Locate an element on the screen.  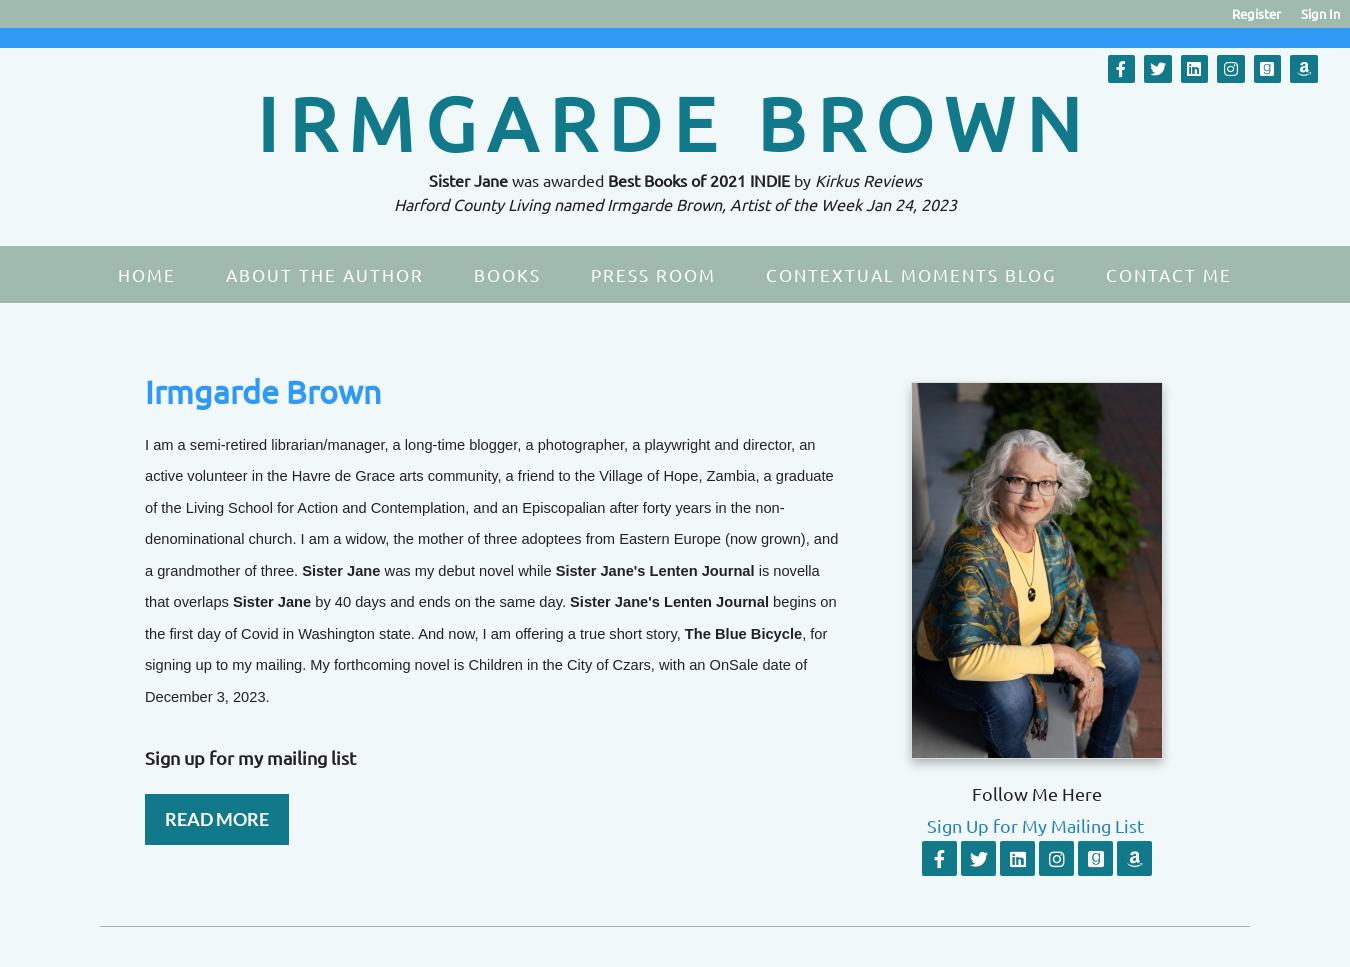
'Follow Me Here' is located at coordinates (1036, 792).